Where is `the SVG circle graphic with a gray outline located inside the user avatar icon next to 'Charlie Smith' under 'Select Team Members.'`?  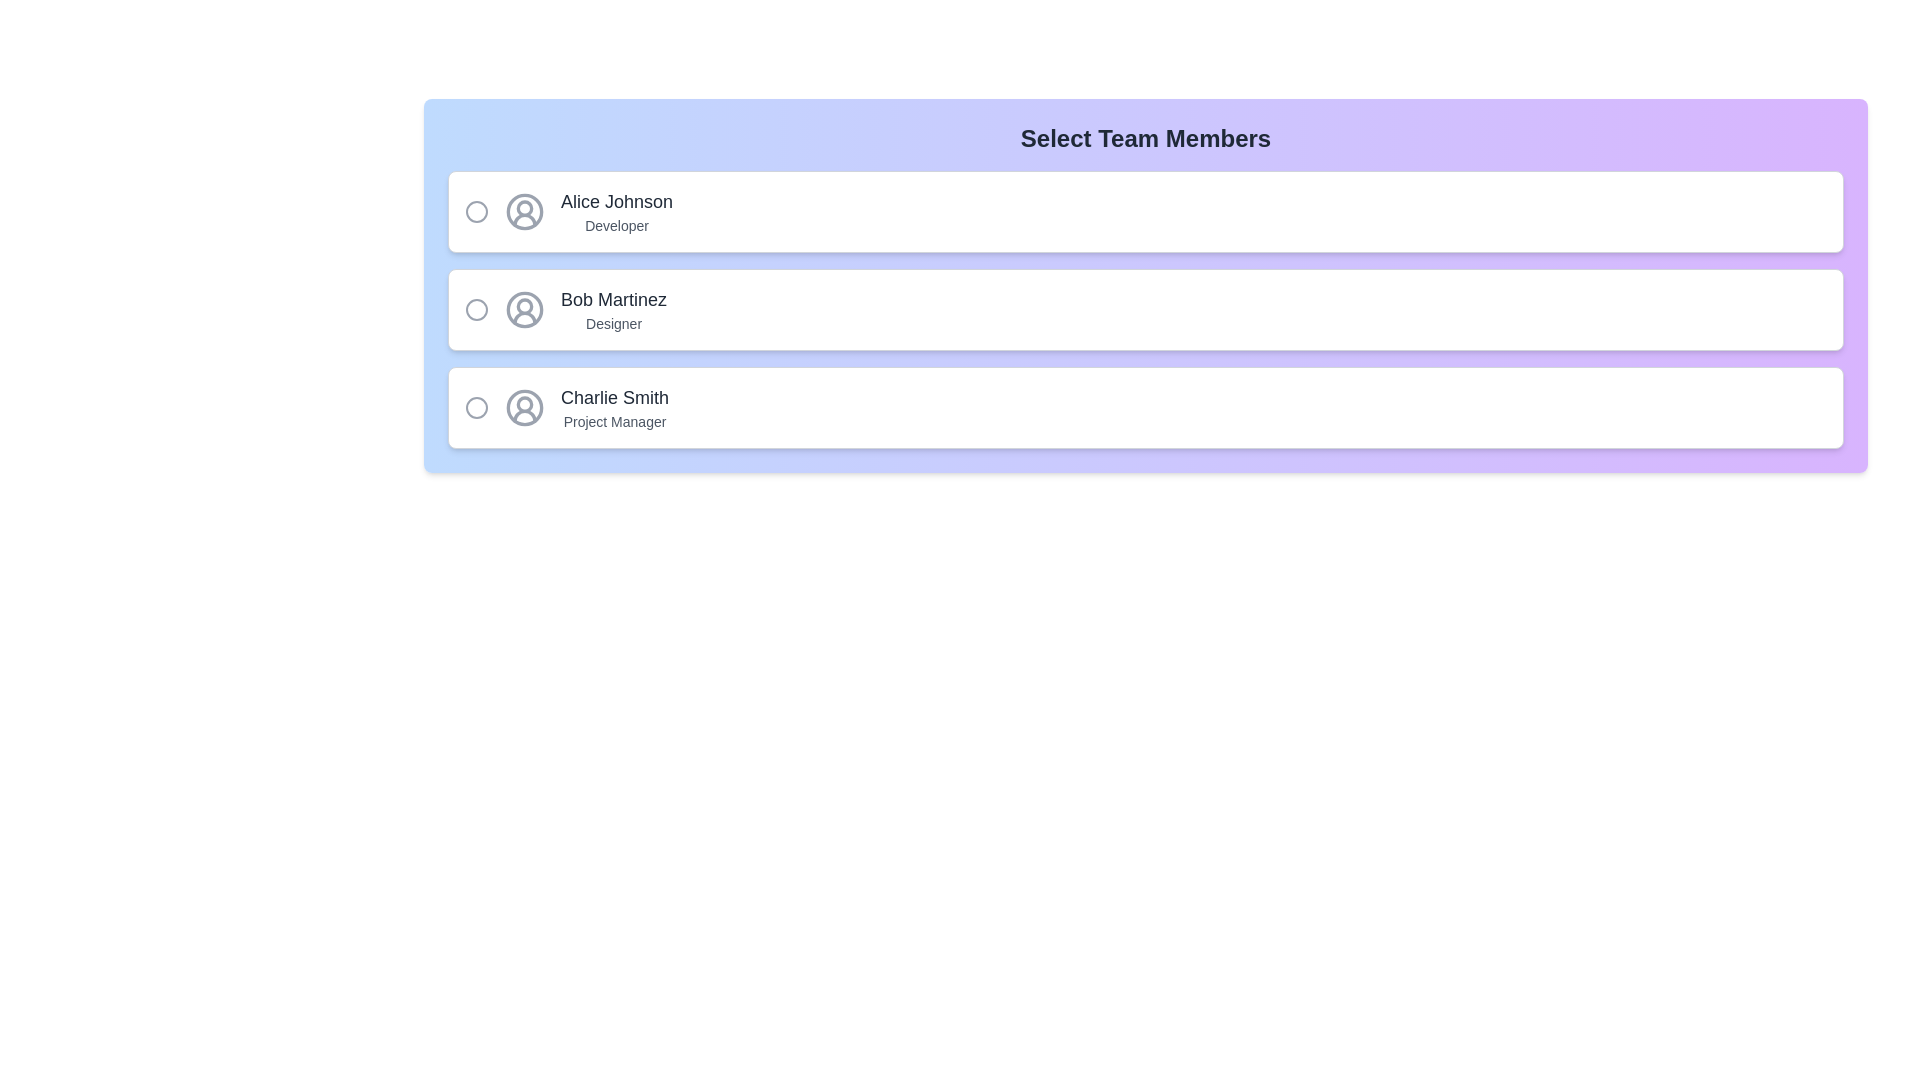
the SVG circle graphic with a gray outline located inside the user avatar icon next to 'Charlie Smith' under 'Select Team Members.' is located at coordinates (524, 407).